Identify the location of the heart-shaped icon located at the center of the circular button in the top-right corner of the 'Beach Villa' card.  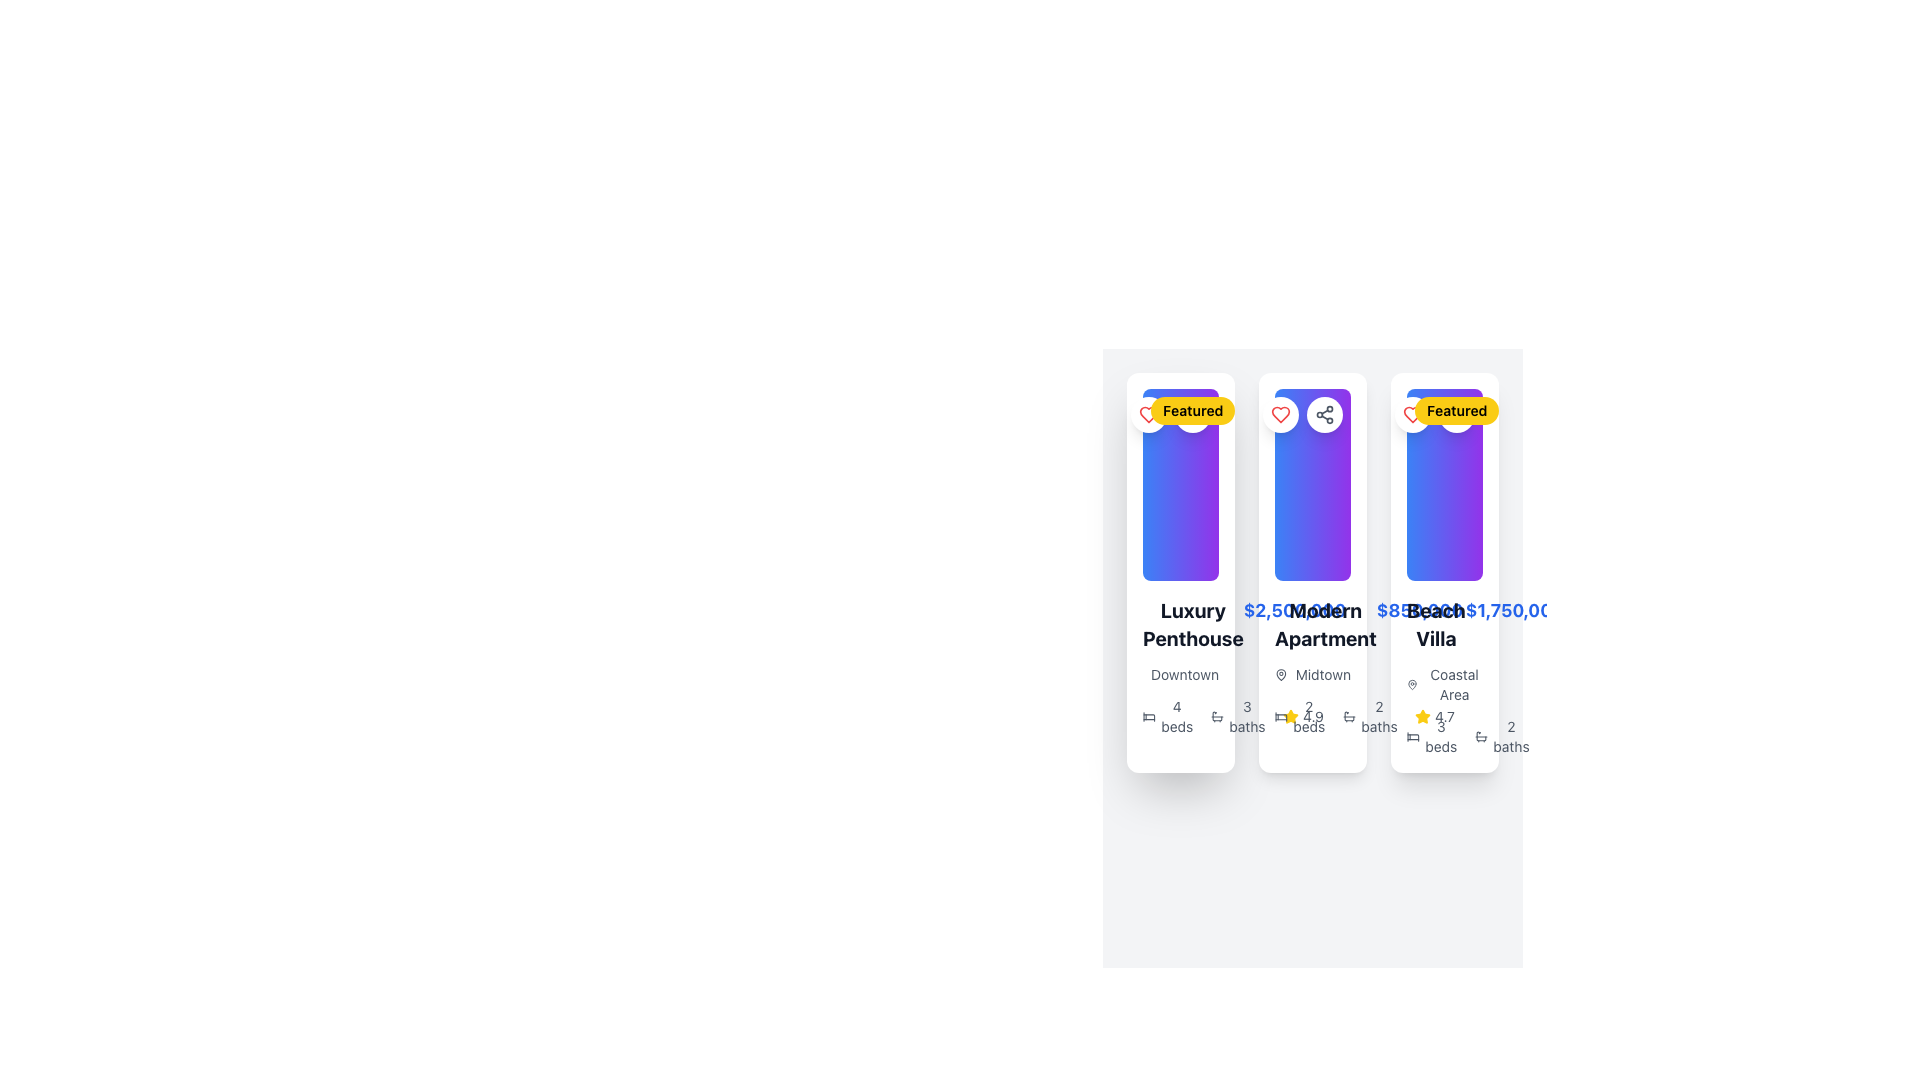
(1281, 414).